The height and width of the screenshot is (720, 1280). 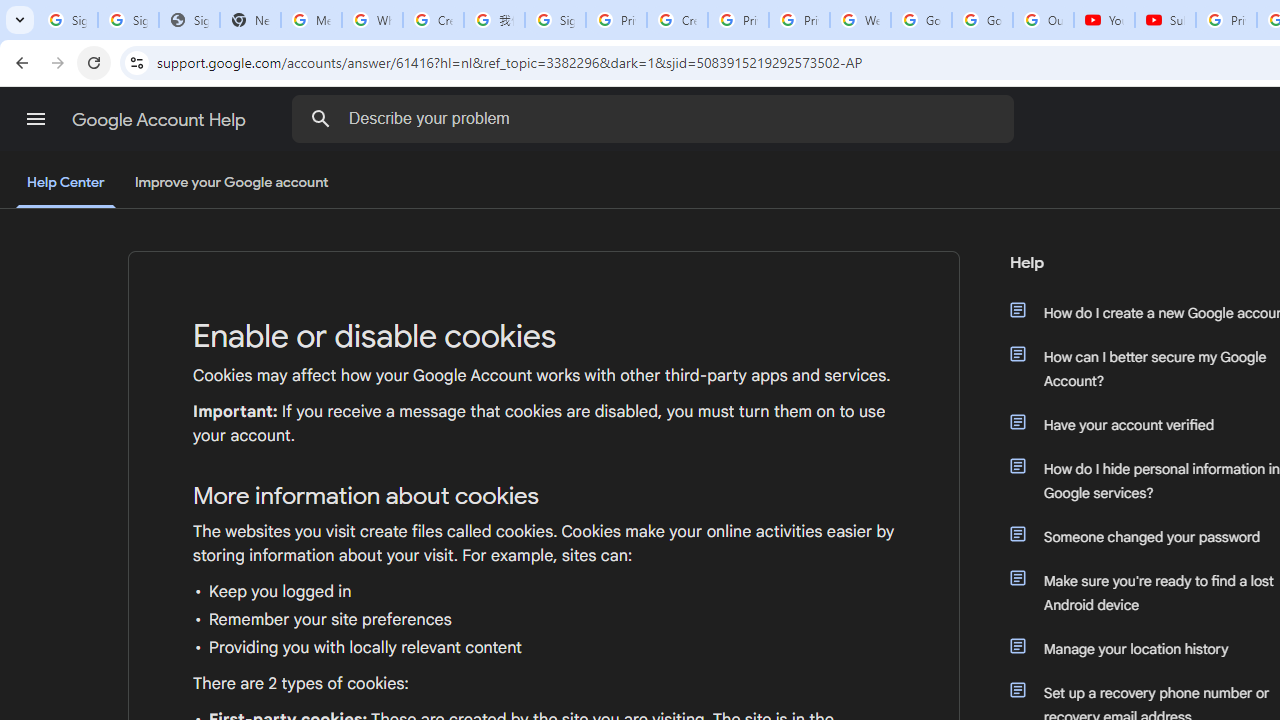 I want to click on 'YouTube', so click(x=1103, y=20).